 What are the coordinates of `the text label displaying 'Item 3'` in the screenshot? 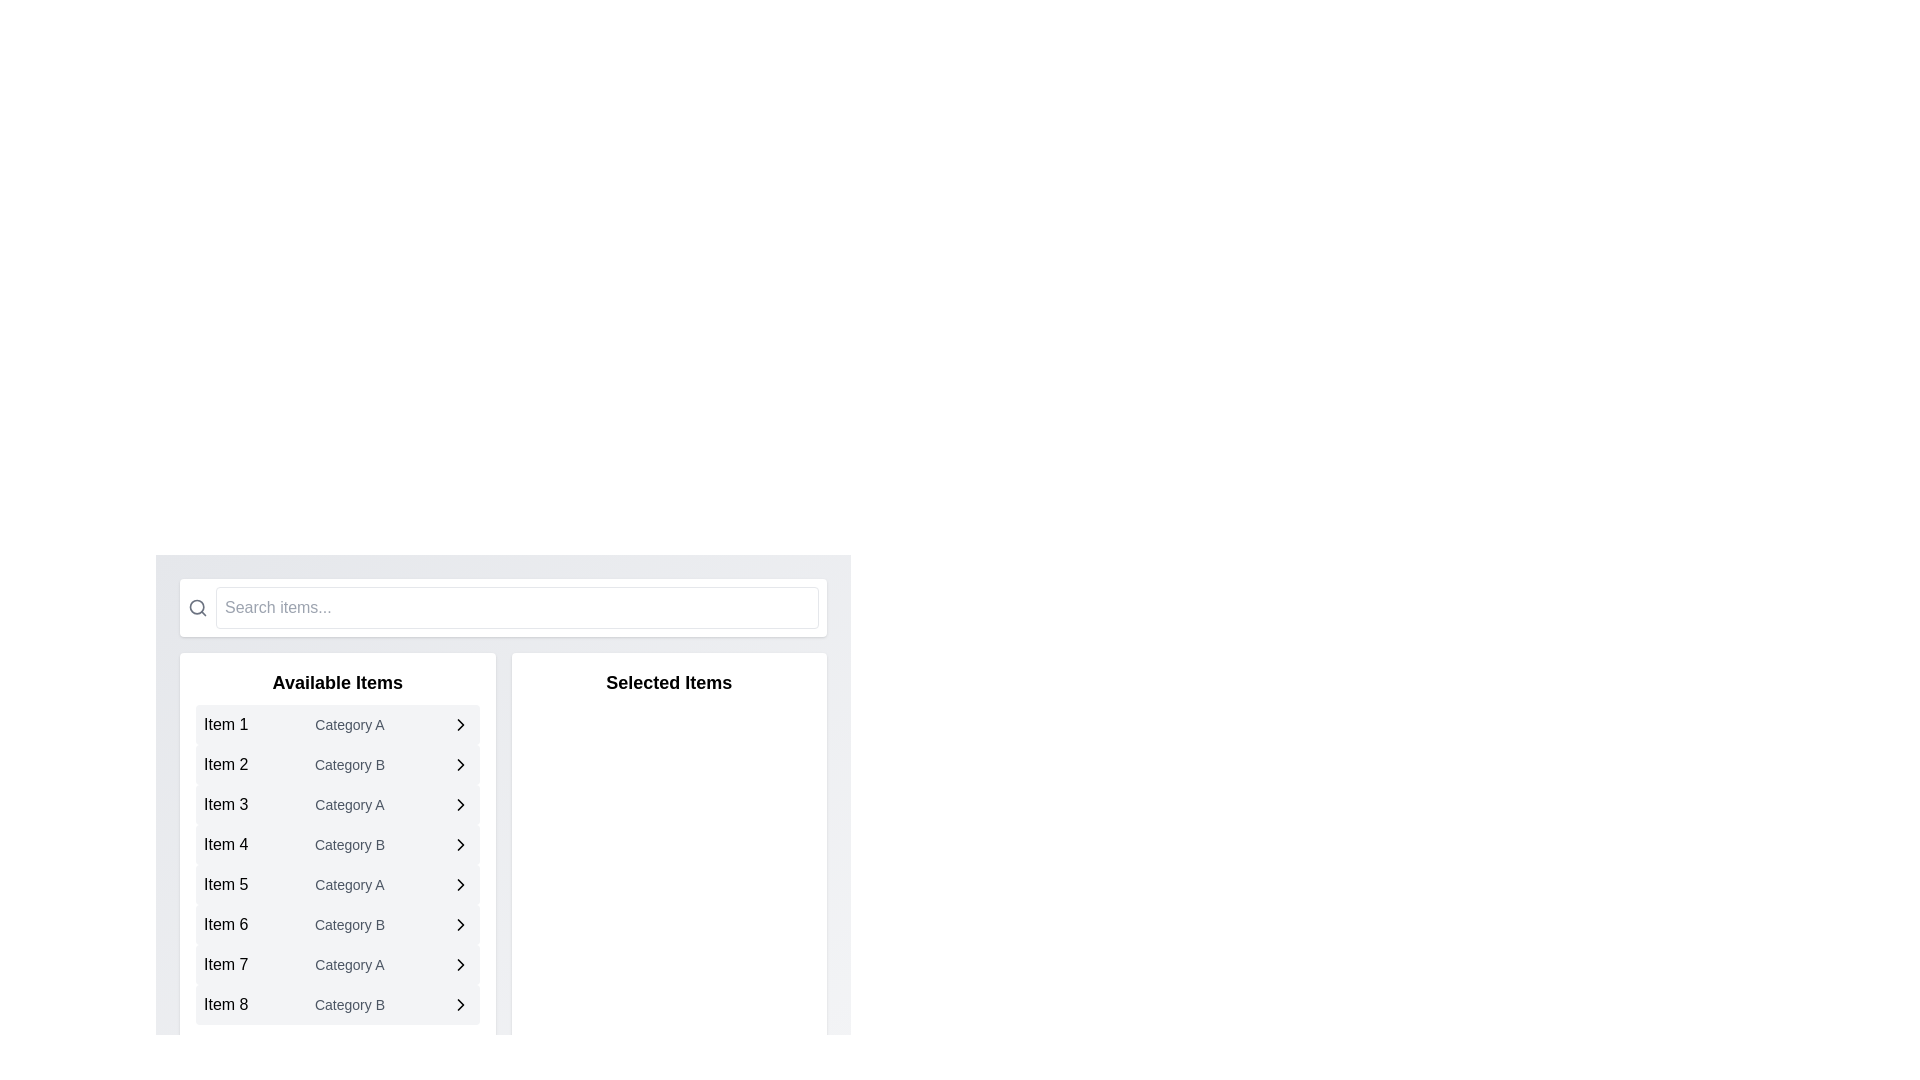 It's located at (226, 804).